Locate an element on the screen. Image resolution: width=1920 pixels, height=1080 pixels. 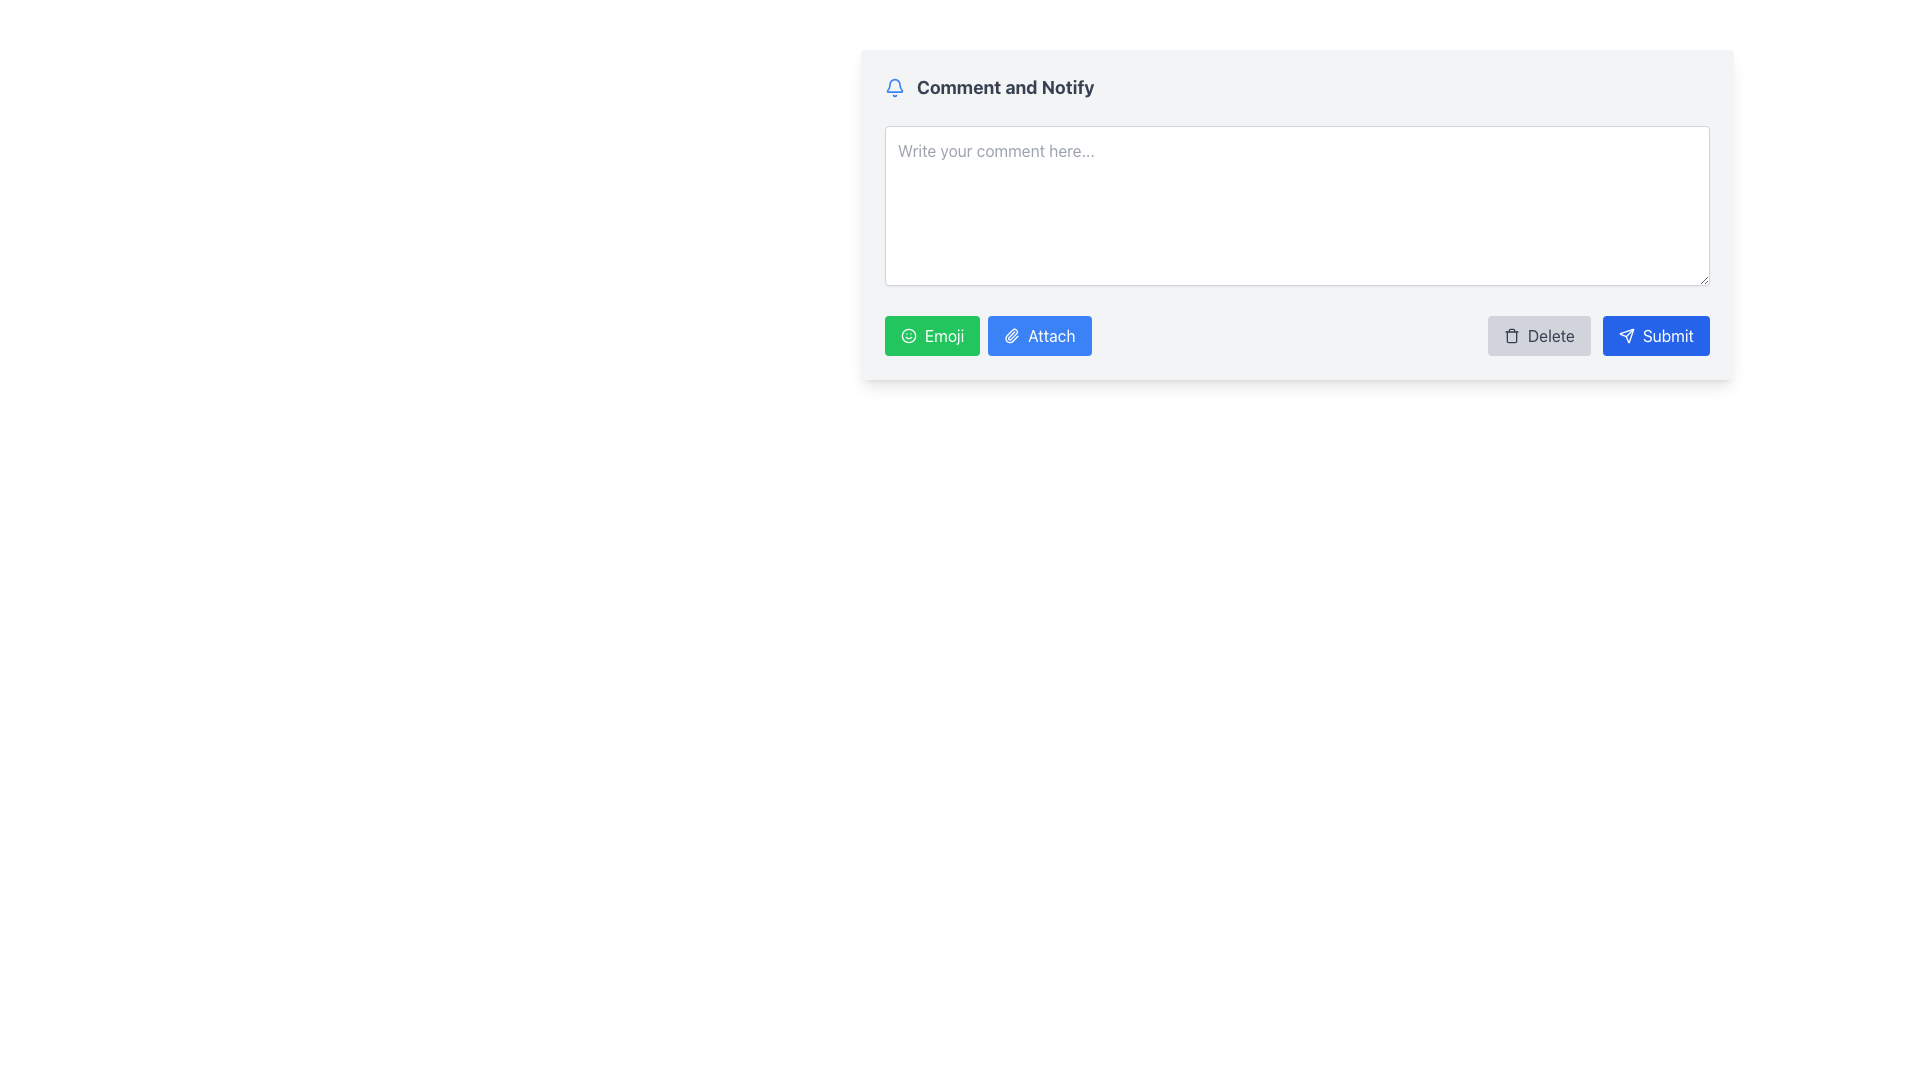
the decorative icon that visually represents emojis, located at the leftmost side of the 'Emoji' button is located at coordinates (907, 334).